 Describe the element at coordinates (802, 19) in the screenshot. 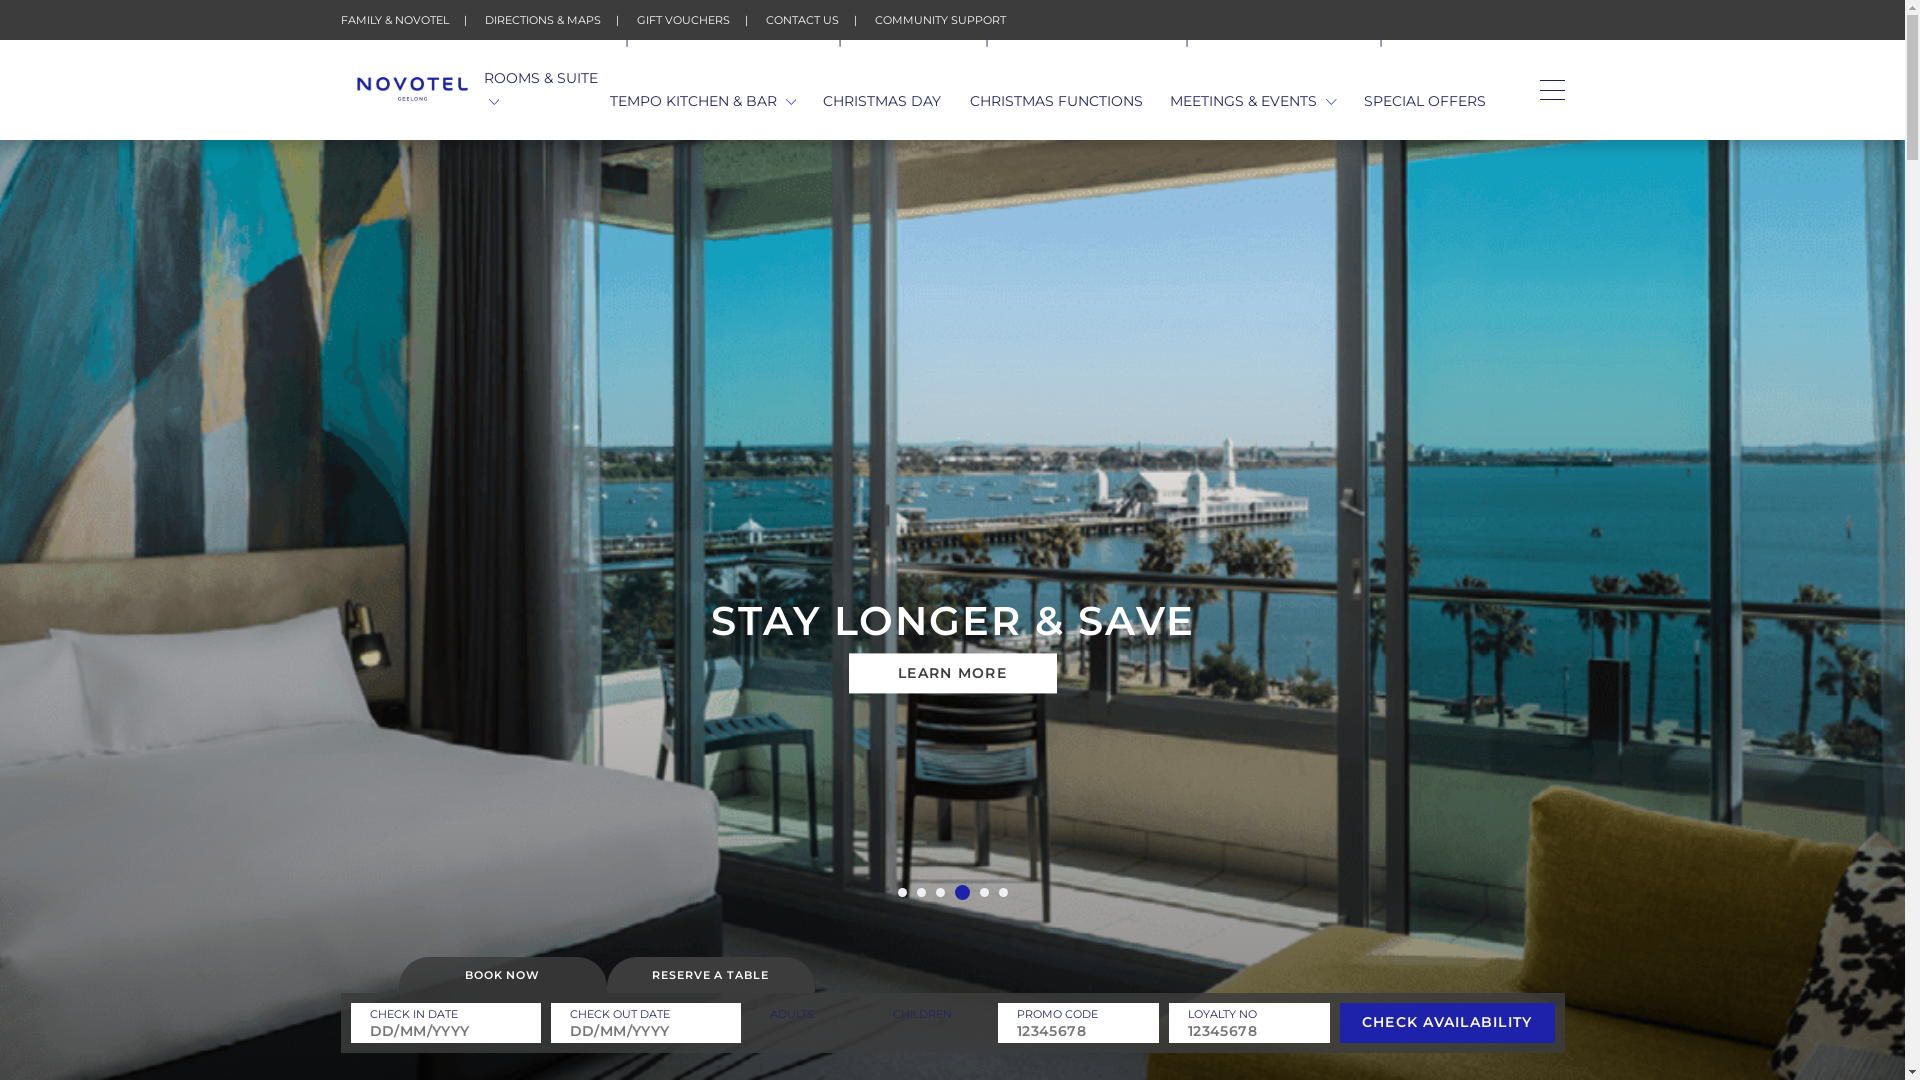

I see `'CONTACT US'` at that location.